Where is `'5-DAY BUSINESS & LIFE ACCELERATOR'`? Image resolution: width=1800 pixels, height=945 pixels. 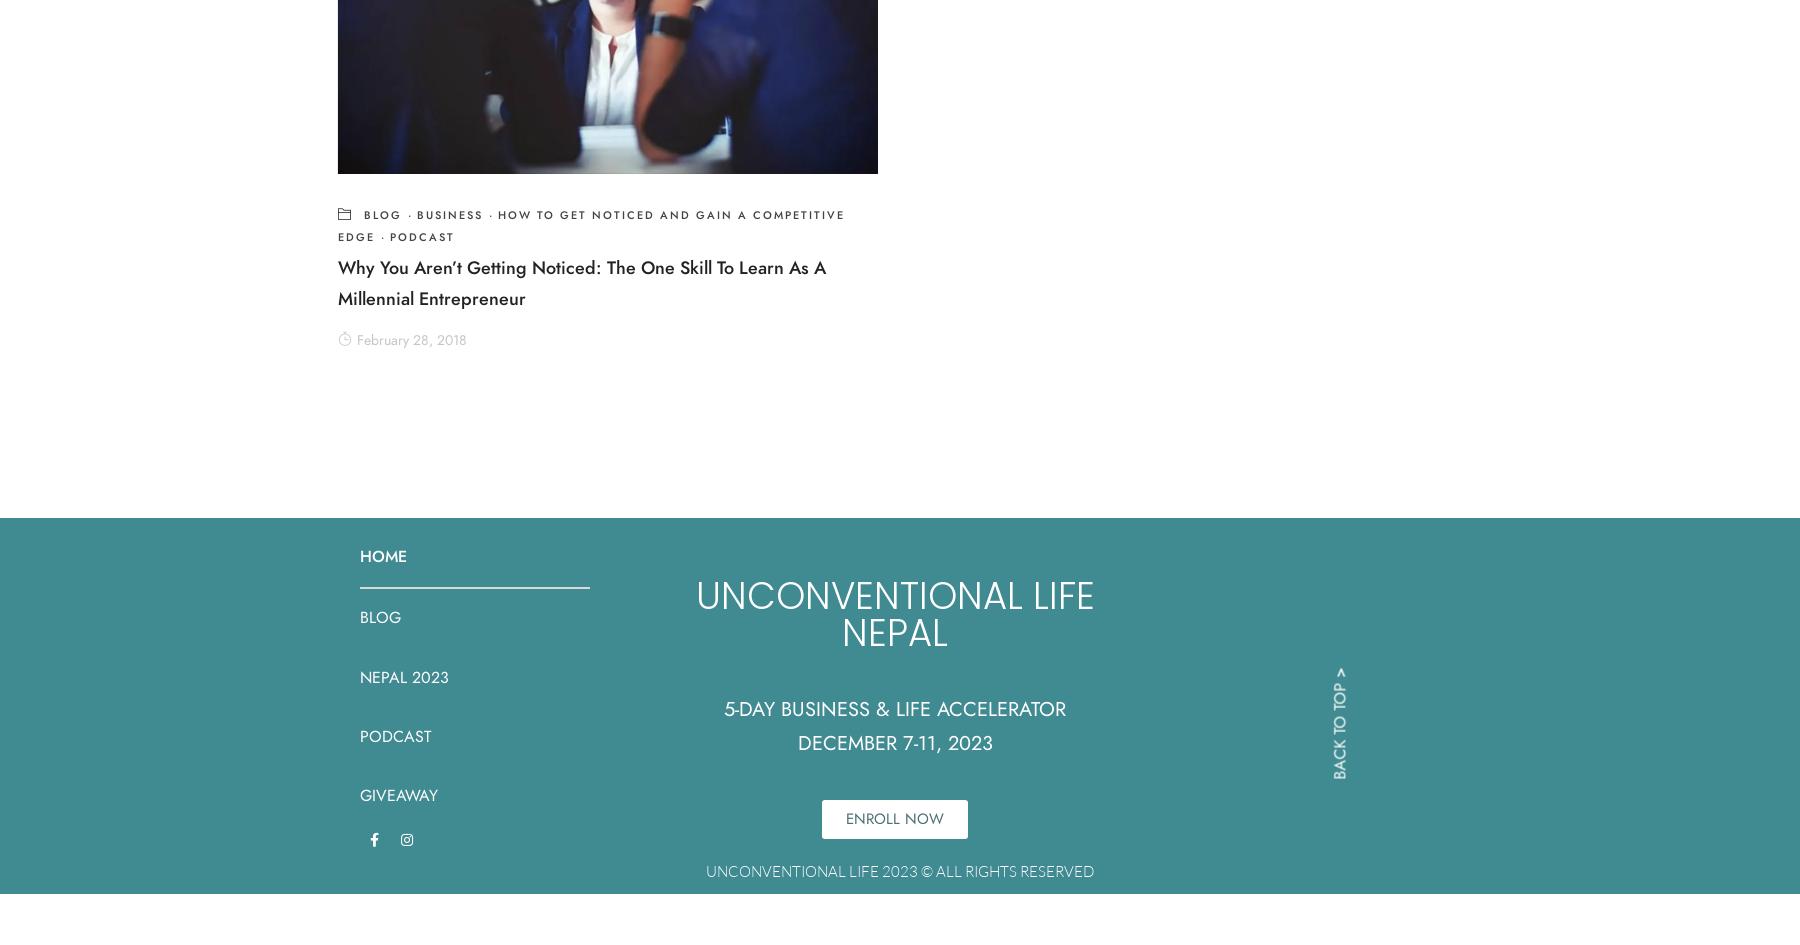
'5-DAY BUSINESS & LIFE ACCELERATOR' is located at coordinates (894, 709).